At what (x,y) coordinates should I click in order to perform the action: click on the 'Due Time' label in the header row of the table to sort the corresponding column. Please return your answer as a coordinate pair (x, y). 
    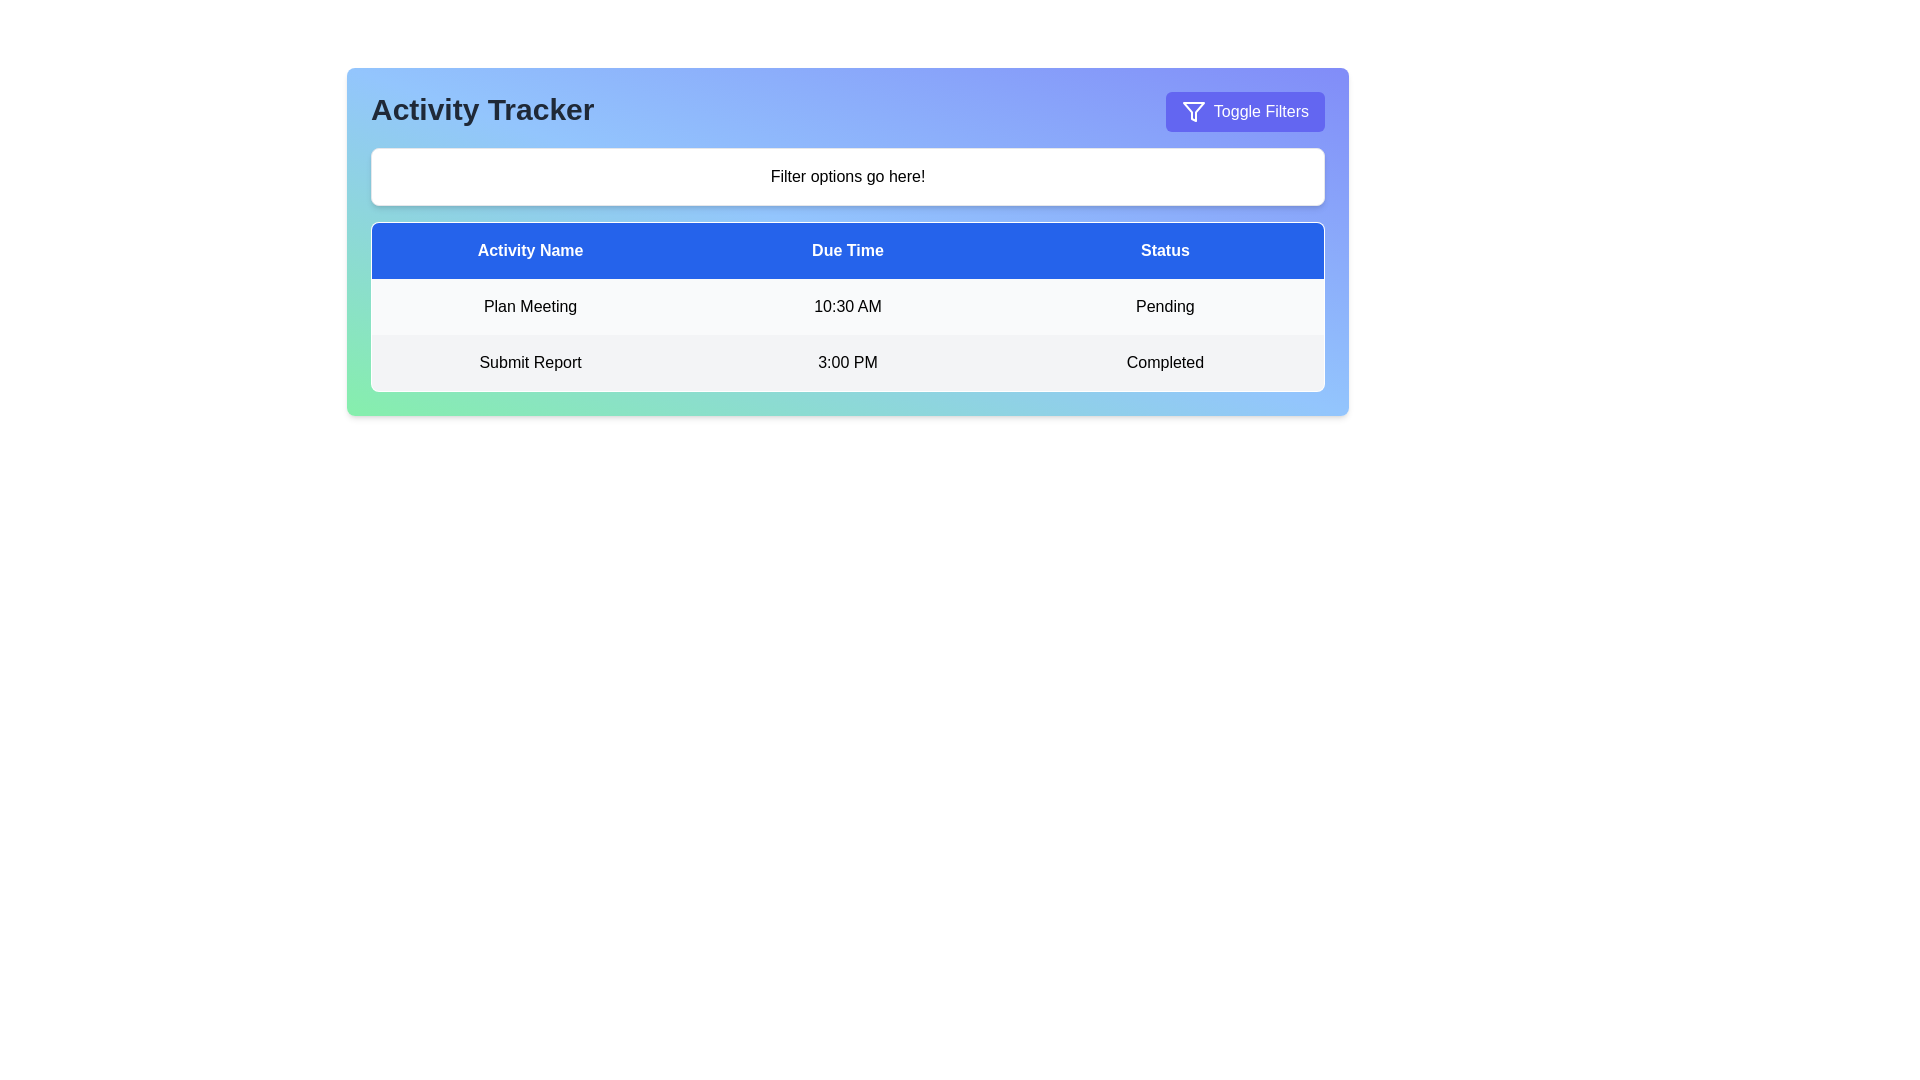
    Looking at the image, I should click on (848, 249).